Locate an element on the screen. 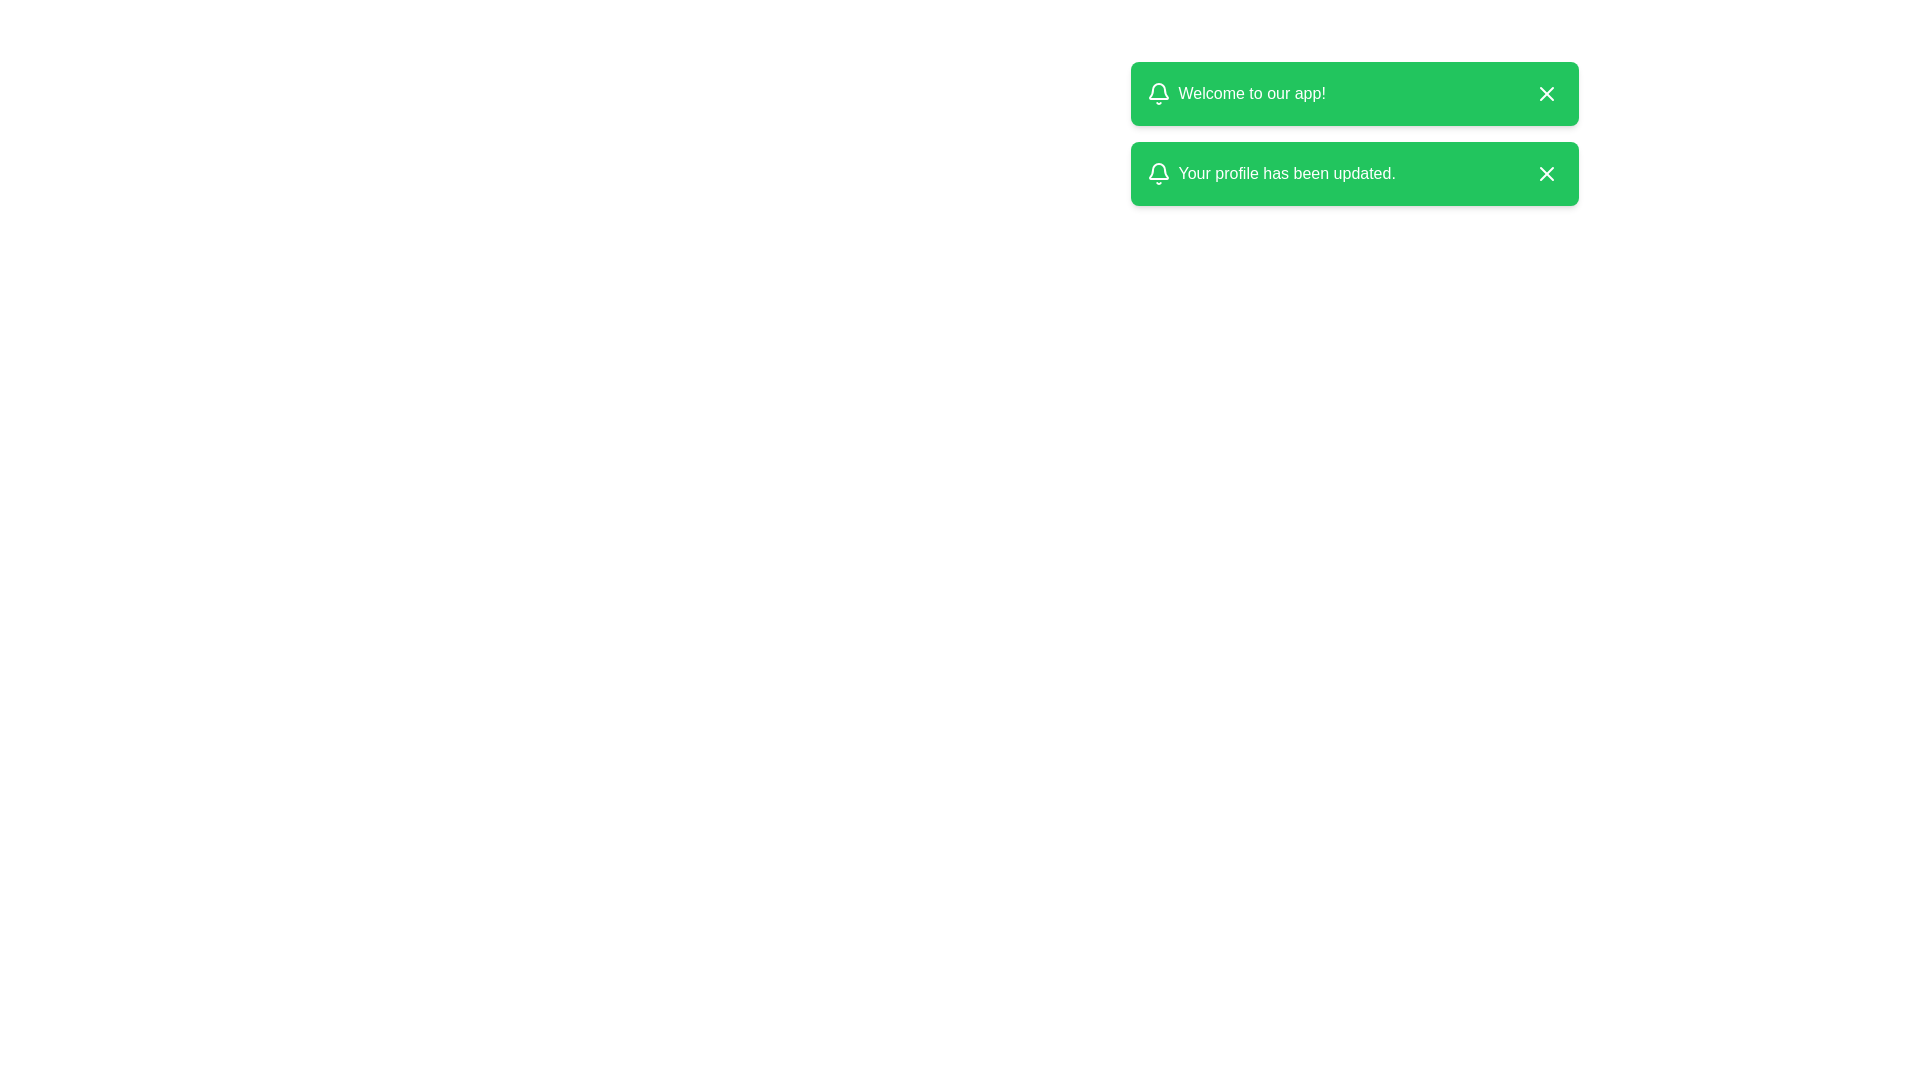  the text element that indicates successful profile update, located in the second notification panel below the 'Welcome to our app!' notification is located at coordinates (1287, 172).